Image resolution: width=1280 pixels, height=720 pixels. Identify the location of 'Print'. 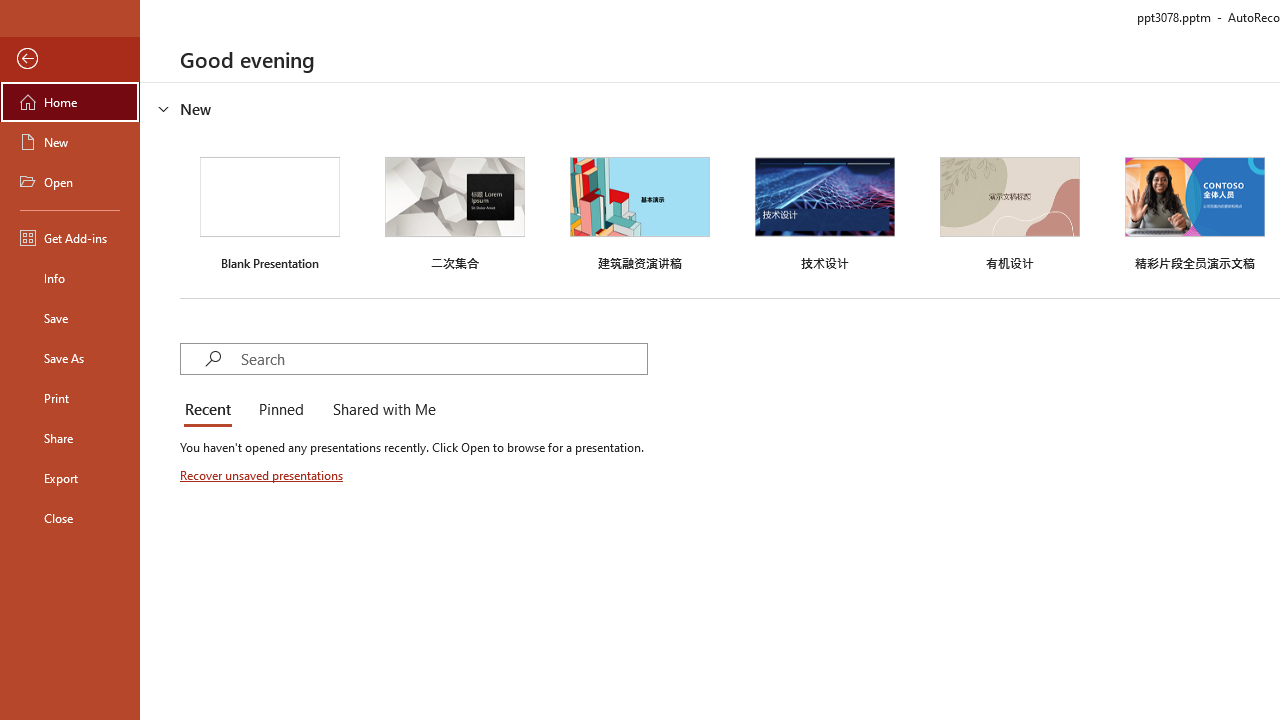
(69, 398).